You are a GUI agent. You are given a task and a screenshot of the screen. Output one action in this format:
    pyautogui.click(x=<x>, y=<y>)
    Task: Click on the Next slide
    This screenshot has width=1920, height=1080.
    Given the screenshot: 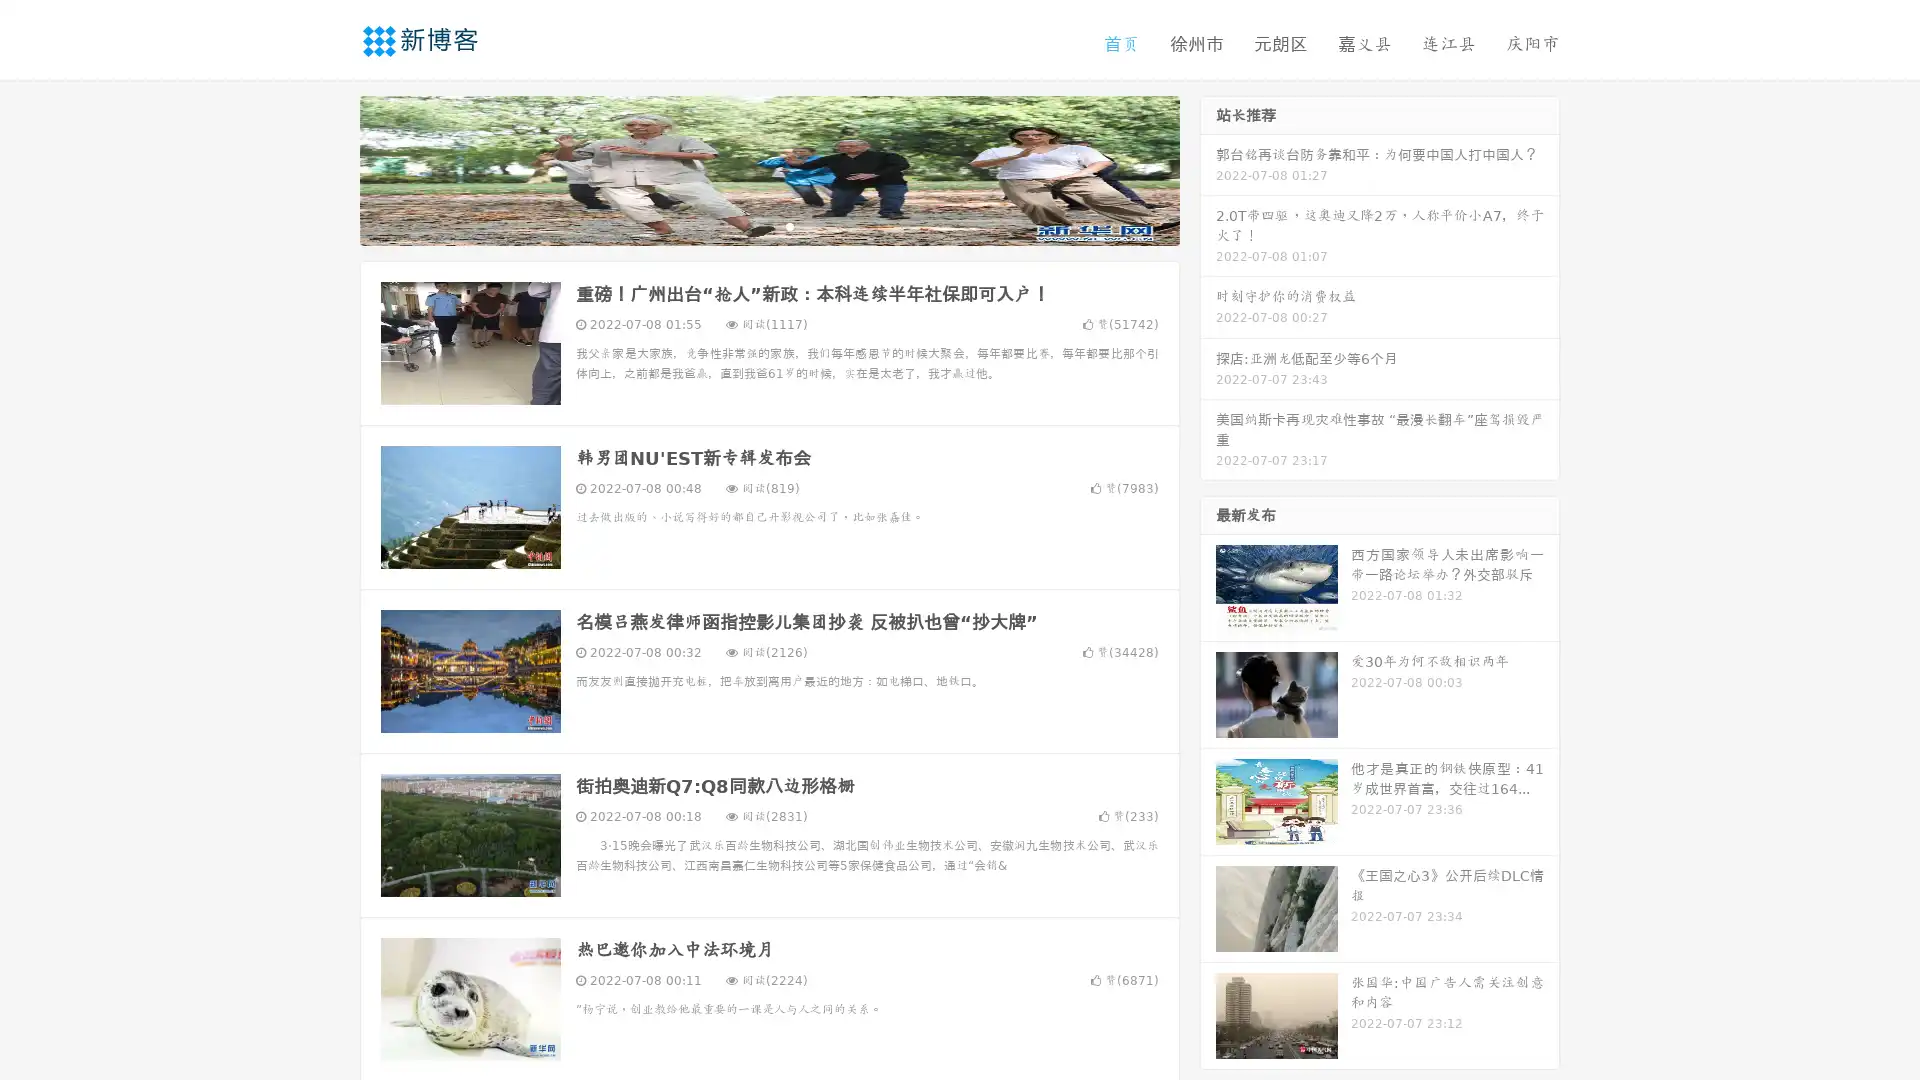 What is the action you would take?
    pyautogui.click(x=1208, y=168)
    